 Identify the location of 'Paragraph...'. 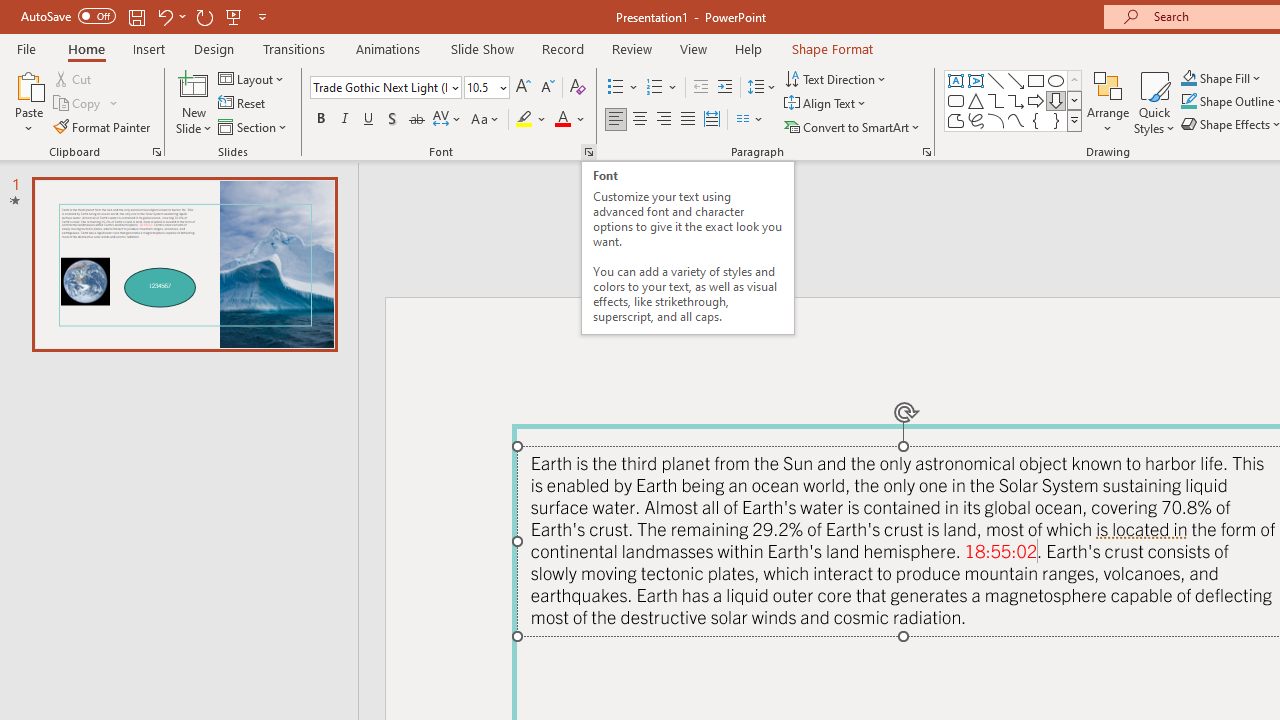
(925, 150).